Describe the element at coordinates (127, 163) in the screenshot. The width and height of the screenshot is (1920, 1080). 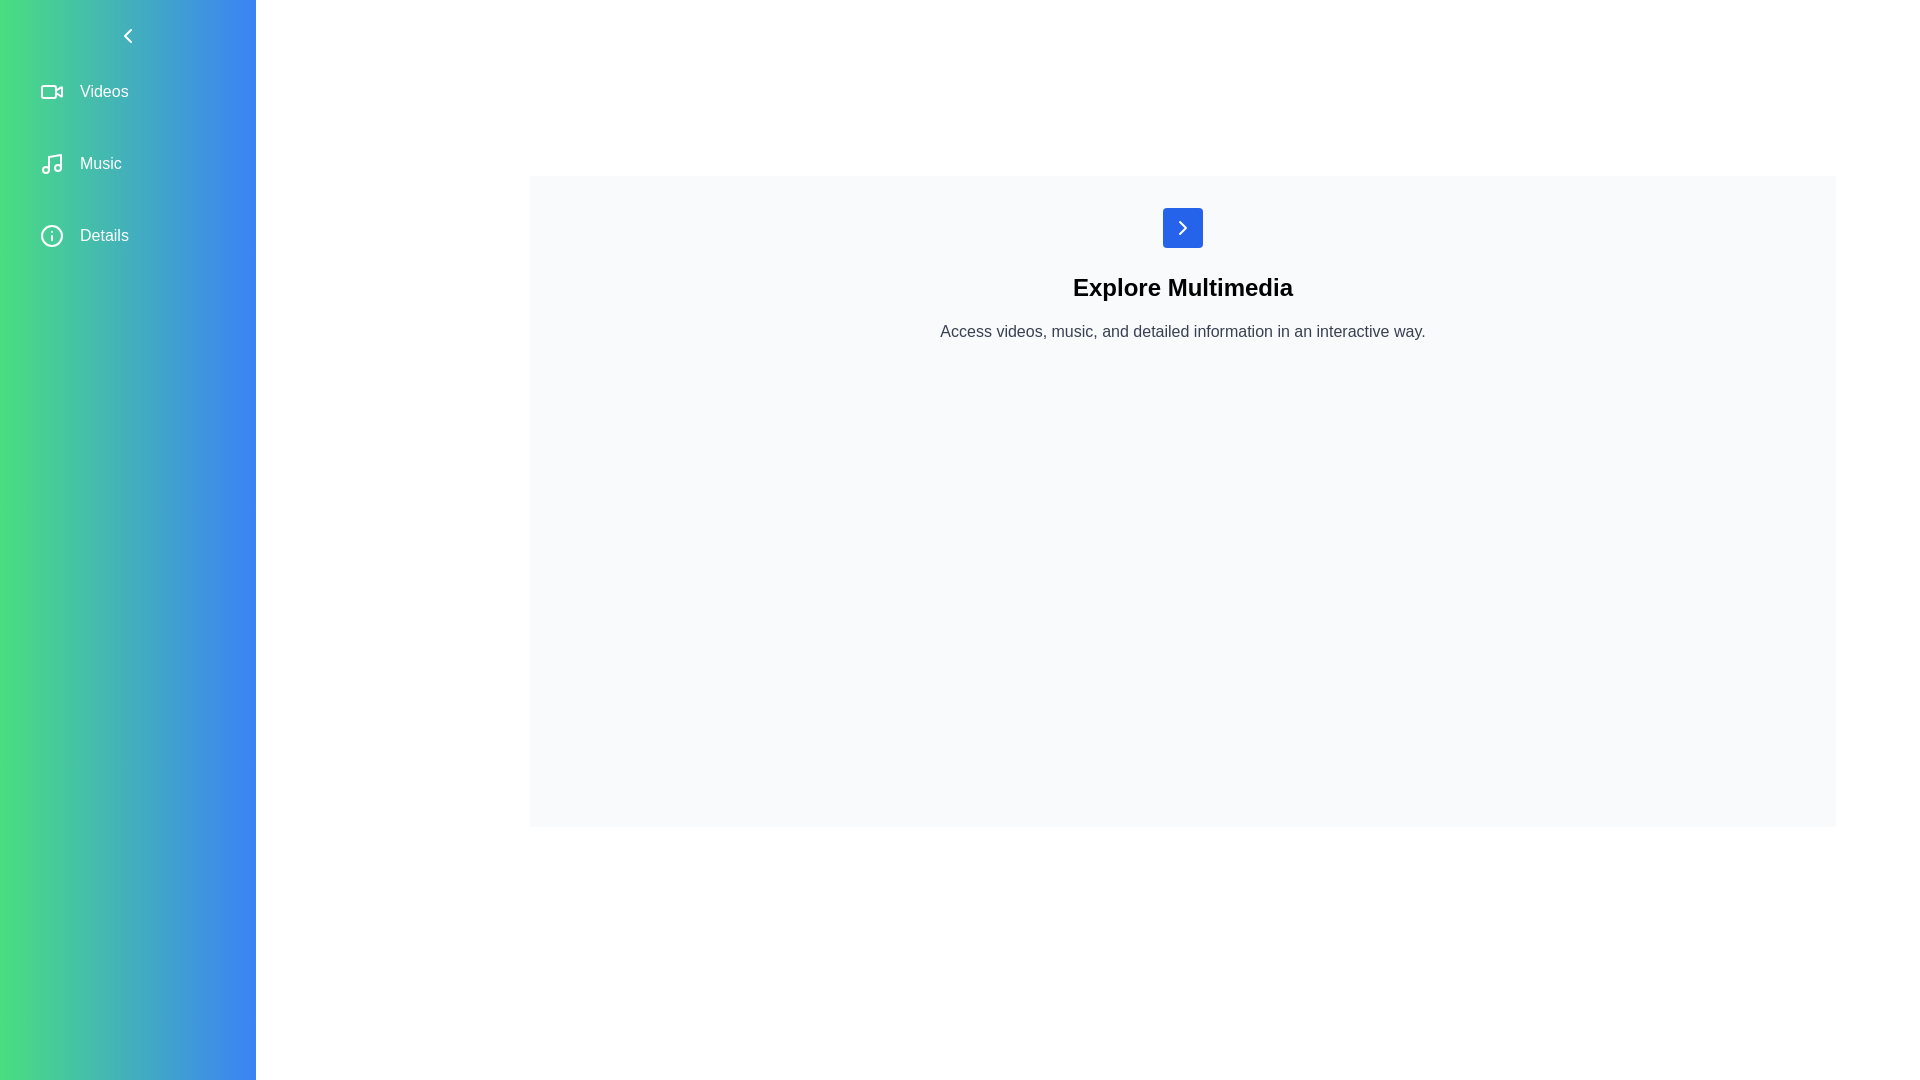
I see `the sidebar item Music` at that location.